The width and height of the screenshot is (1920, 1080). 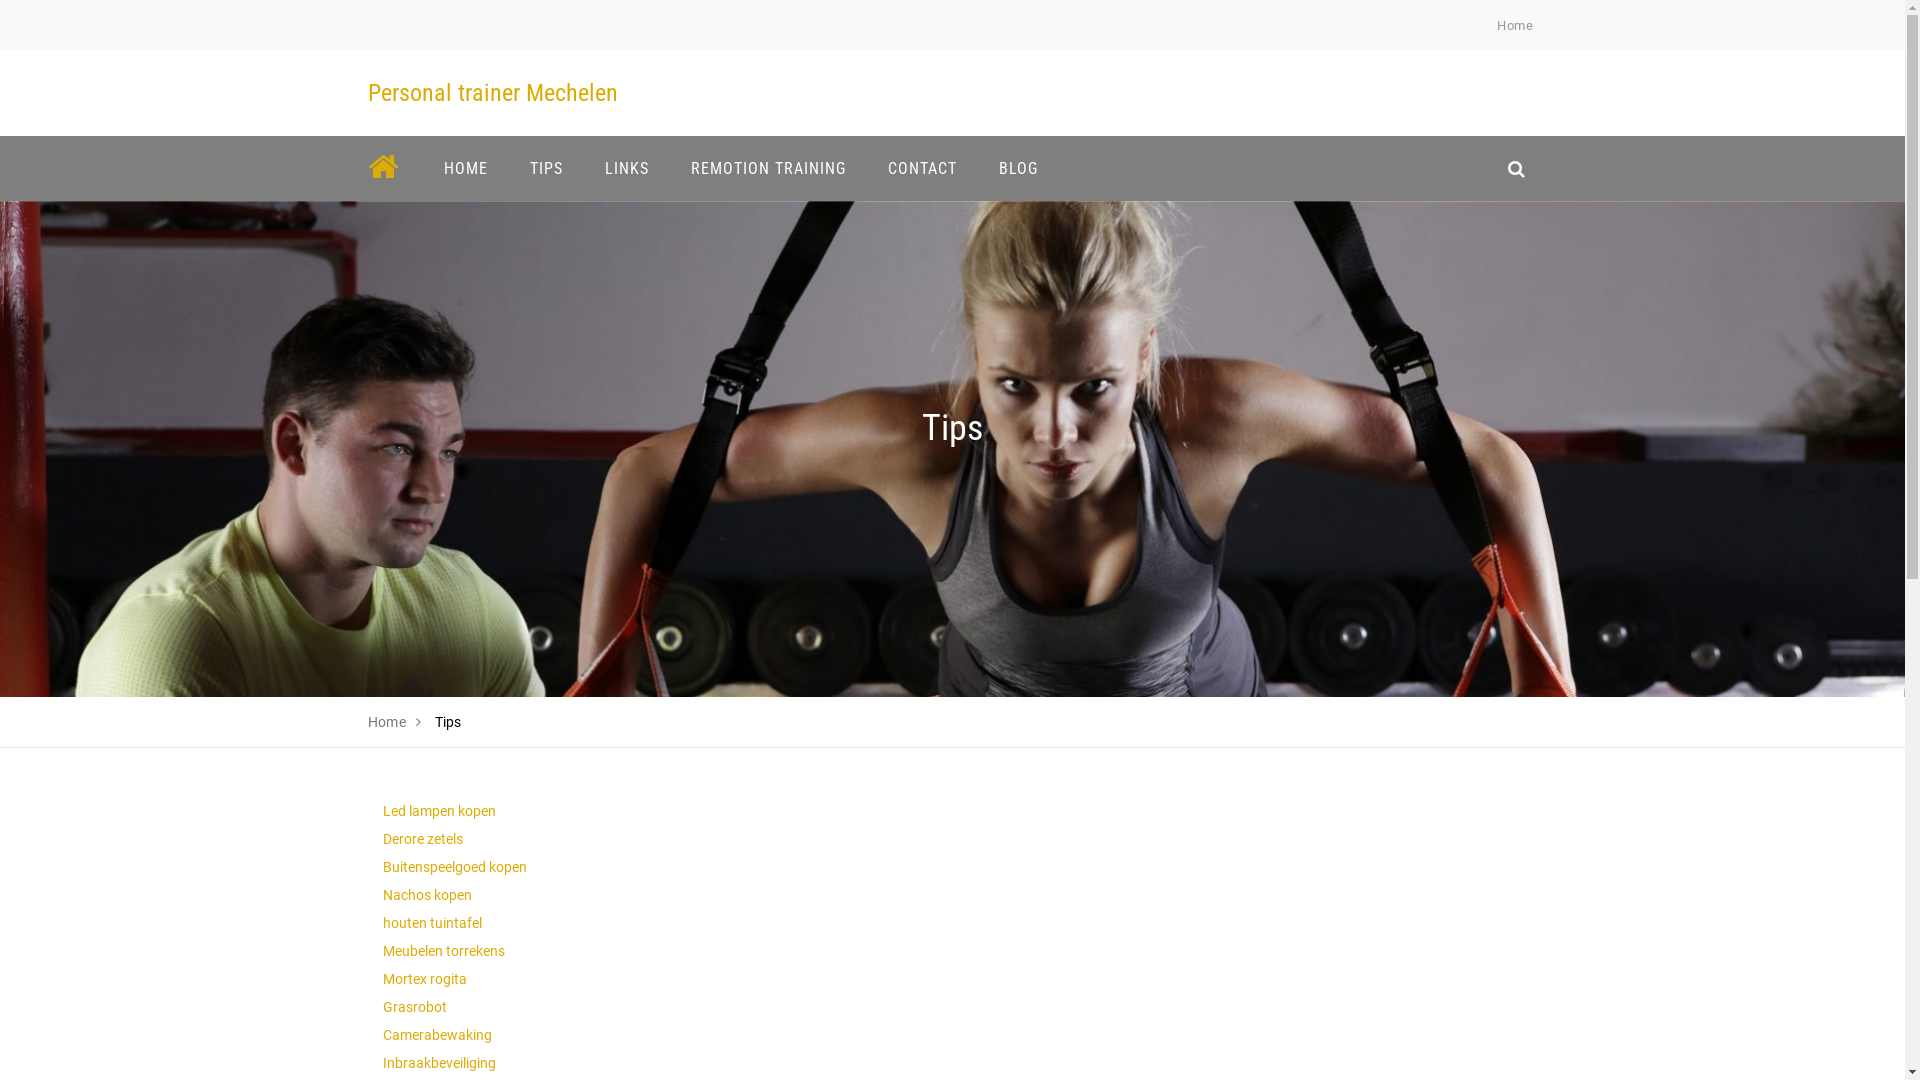 What do you see at coordinates (441, 950) in the screenshot?
I see `'Meubelen torrekens'` at bounding box center [441, 950].